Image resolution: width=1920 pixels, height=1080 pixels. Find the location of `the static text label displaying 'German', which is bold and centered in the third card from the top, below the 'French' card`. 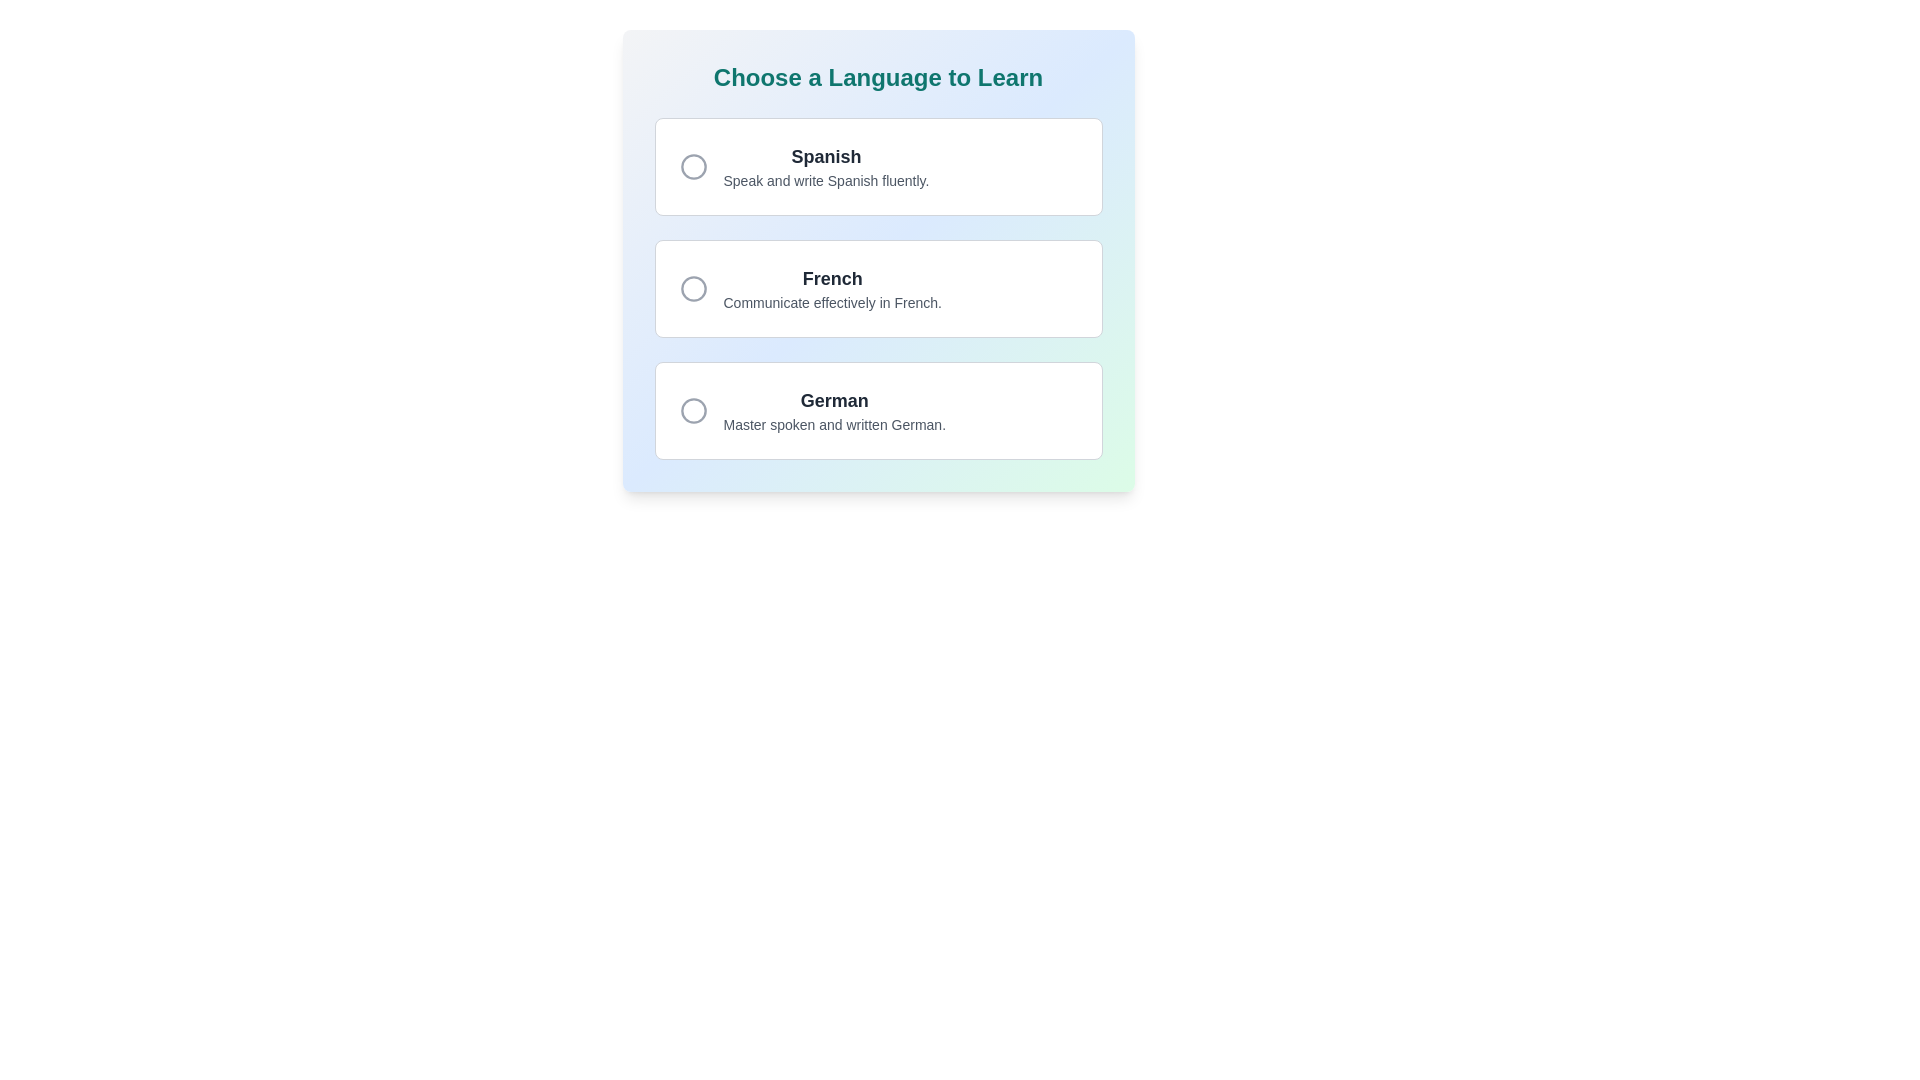

the static text label displaying 'German', which is bold and centered in the third card from the top, below the 'French' card is located at coordinates (834, 401).